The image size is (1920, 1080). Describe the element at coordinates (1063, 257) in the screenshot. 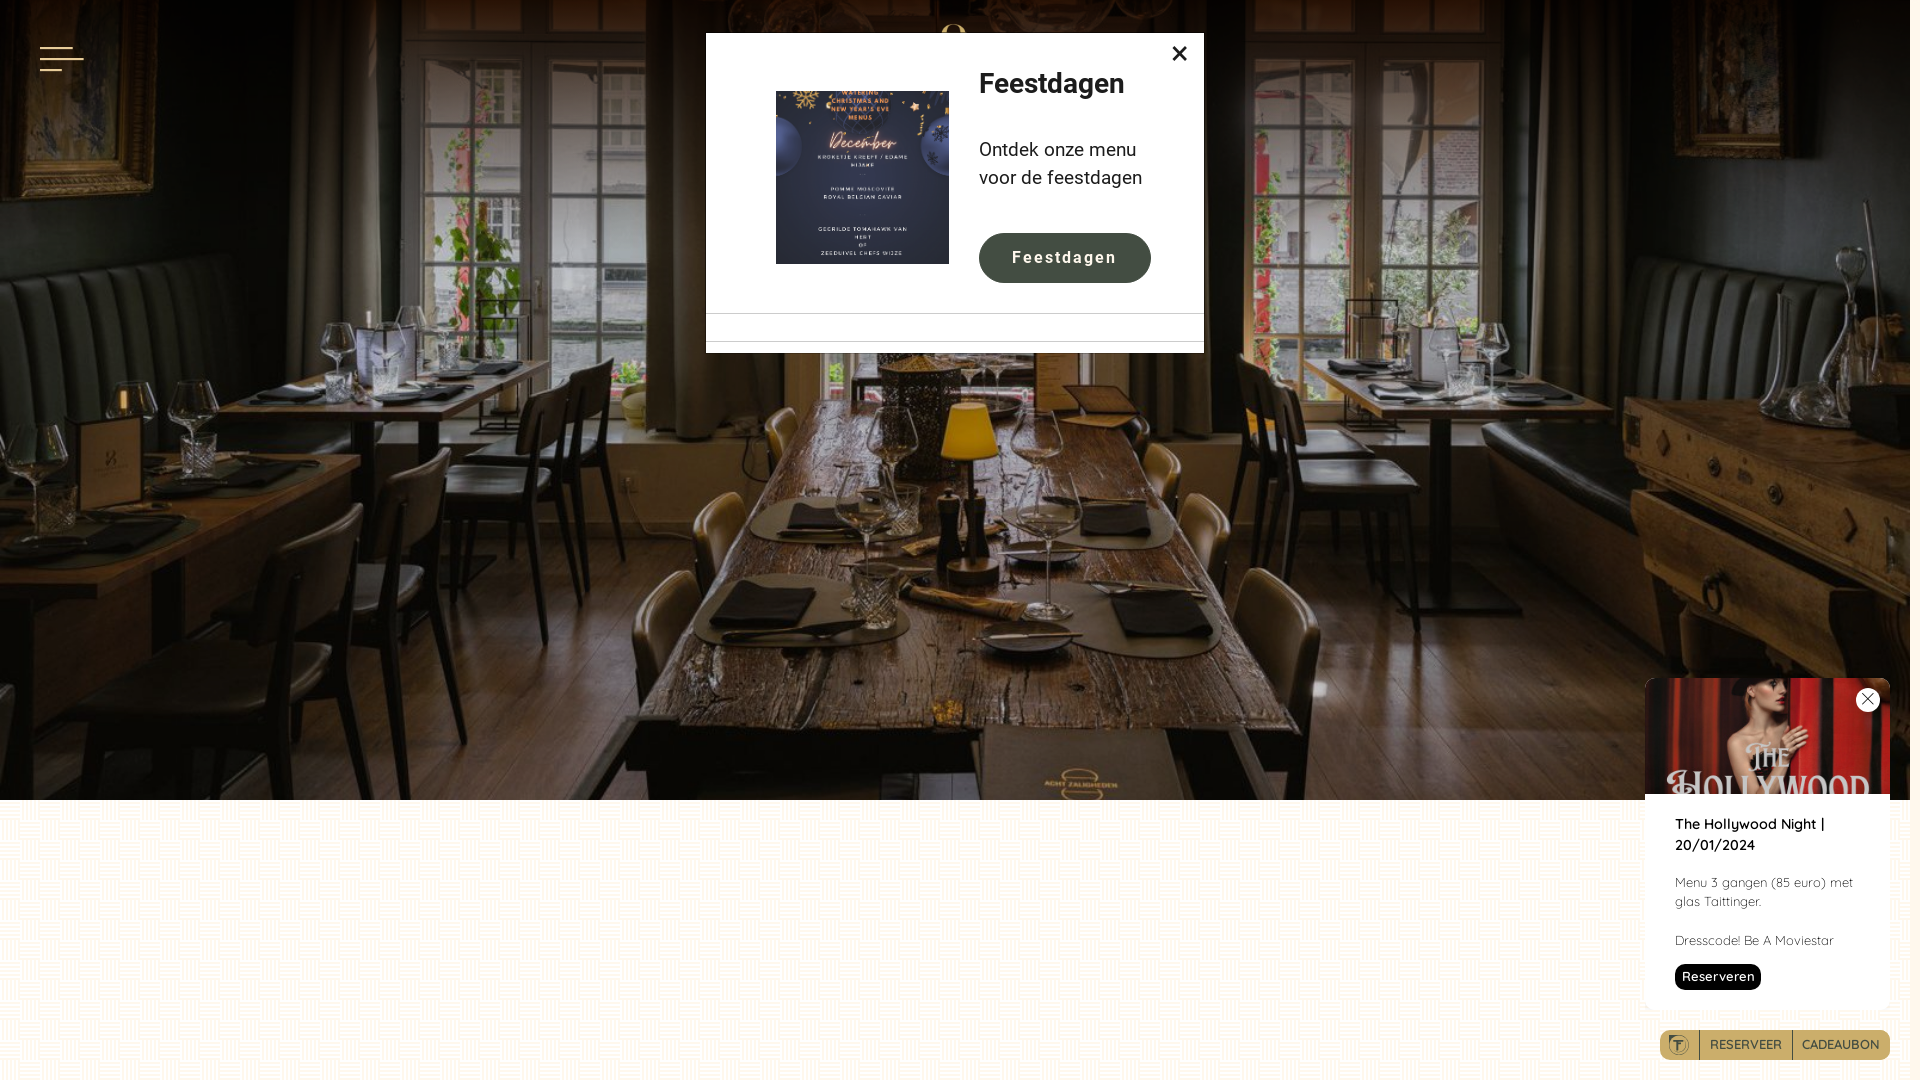

I see `'Feestdagen'` at that location.